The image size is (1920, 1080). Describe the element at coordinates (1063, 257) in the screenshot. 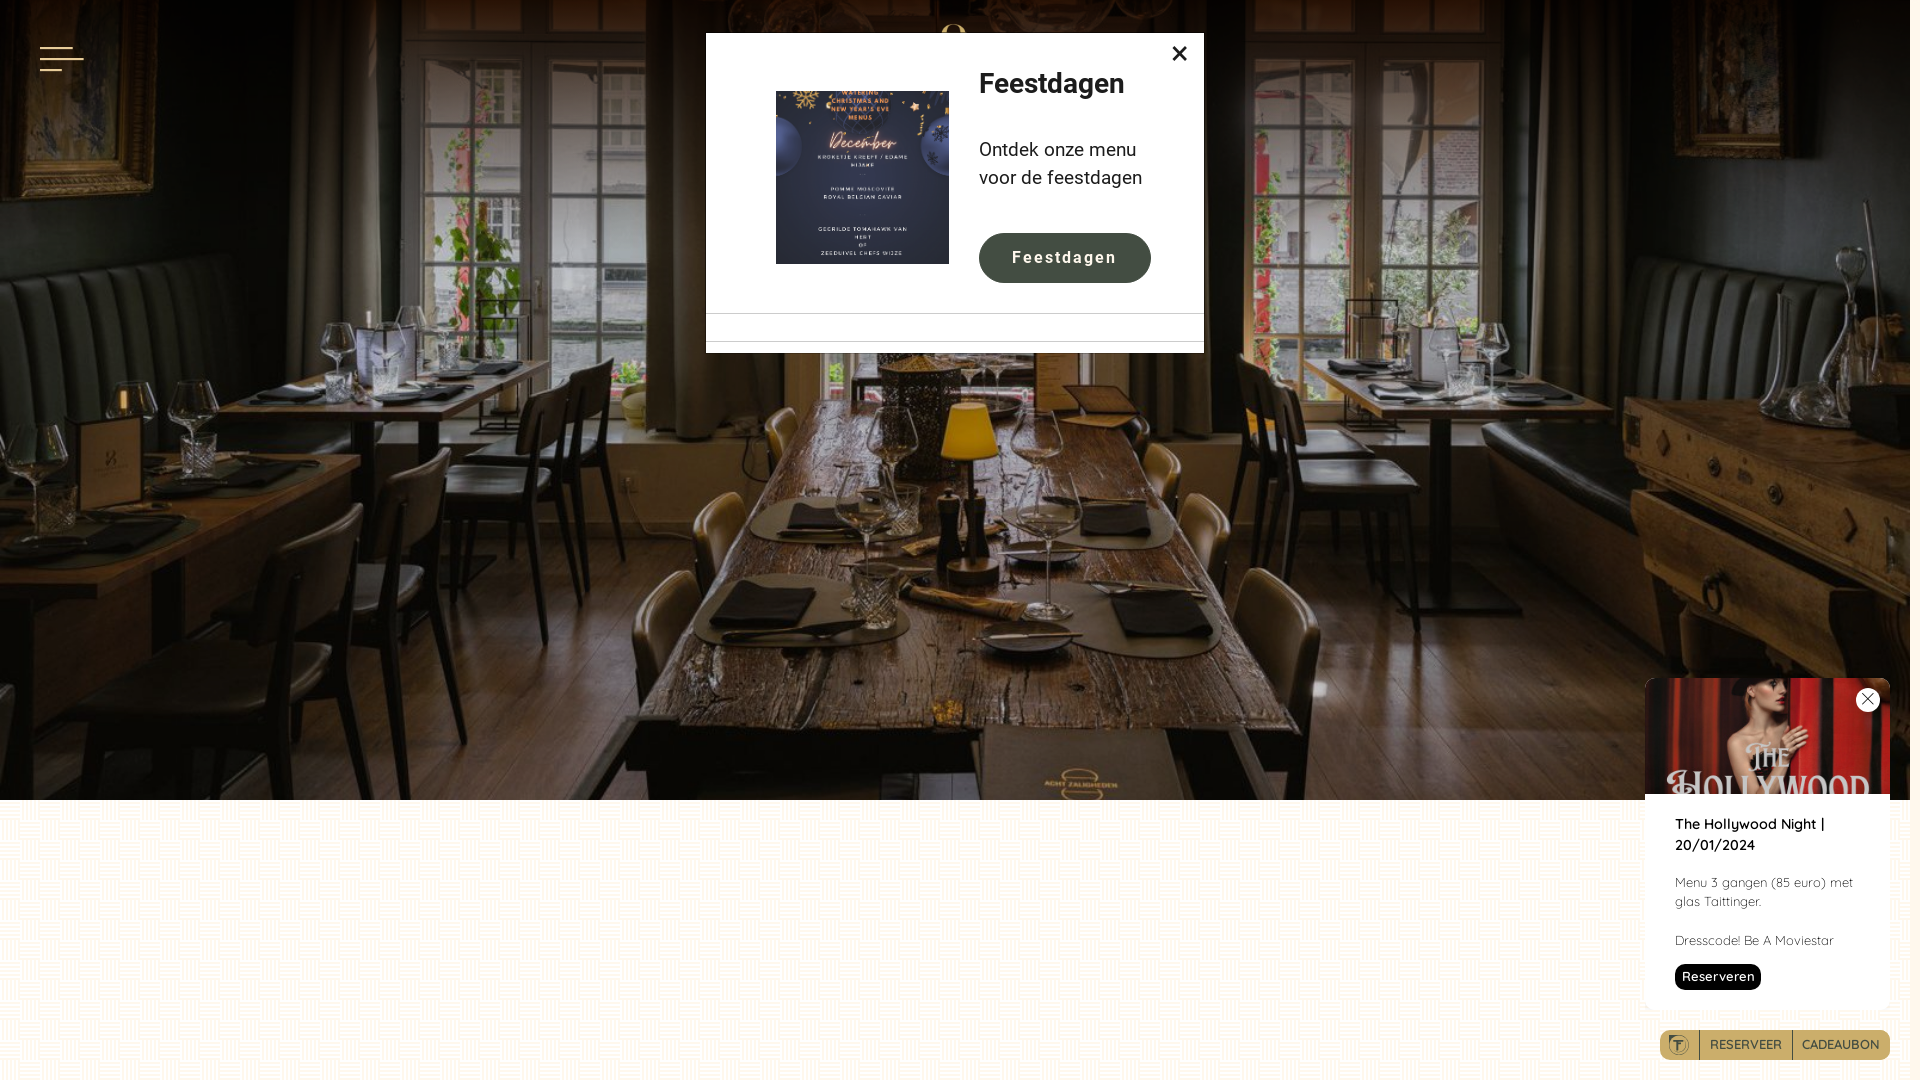

I see `'Feestdagen'` at that location.